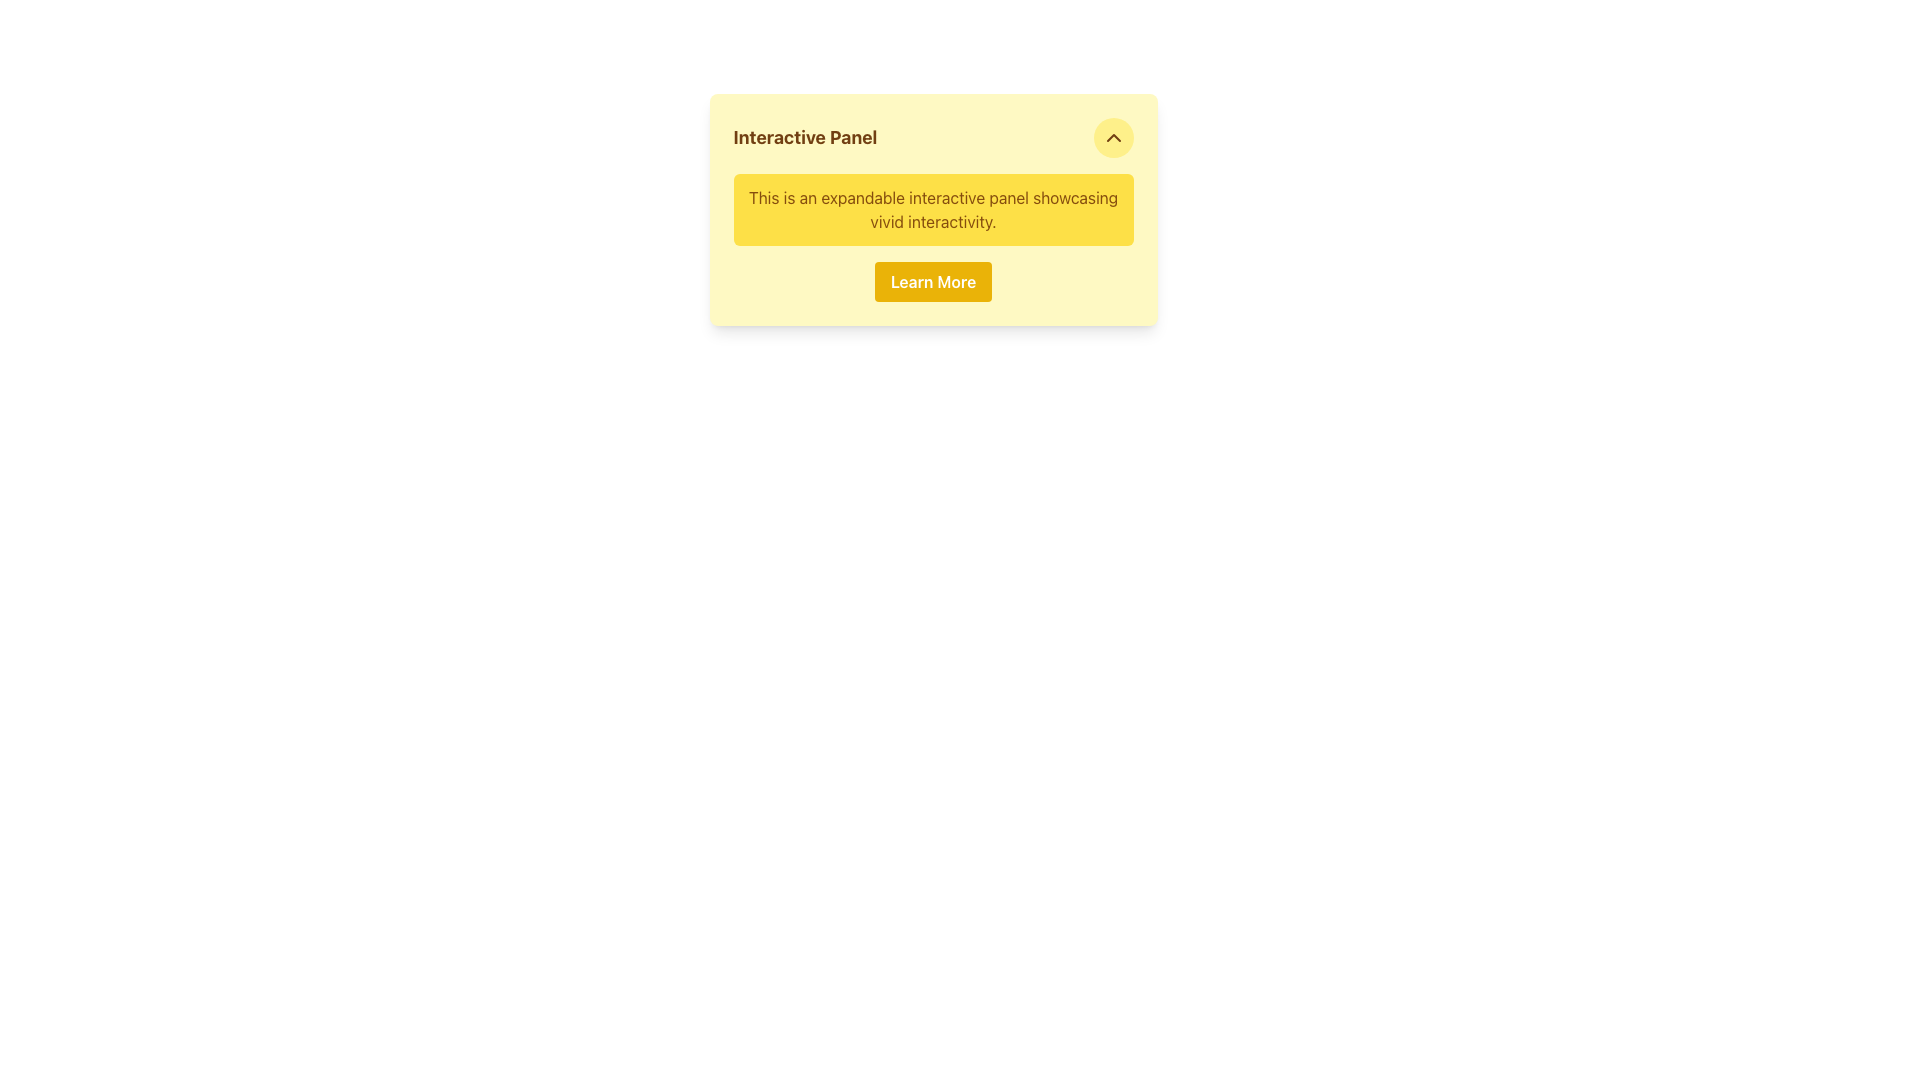  What do you see at coordinates (932, 209) in the screenshot?
I see `the informational panel located below the heading 'Interactive Panel' and above the 'Learn More' button, which provides additional context to the surrounding interface` at bounding box center [932, 209].